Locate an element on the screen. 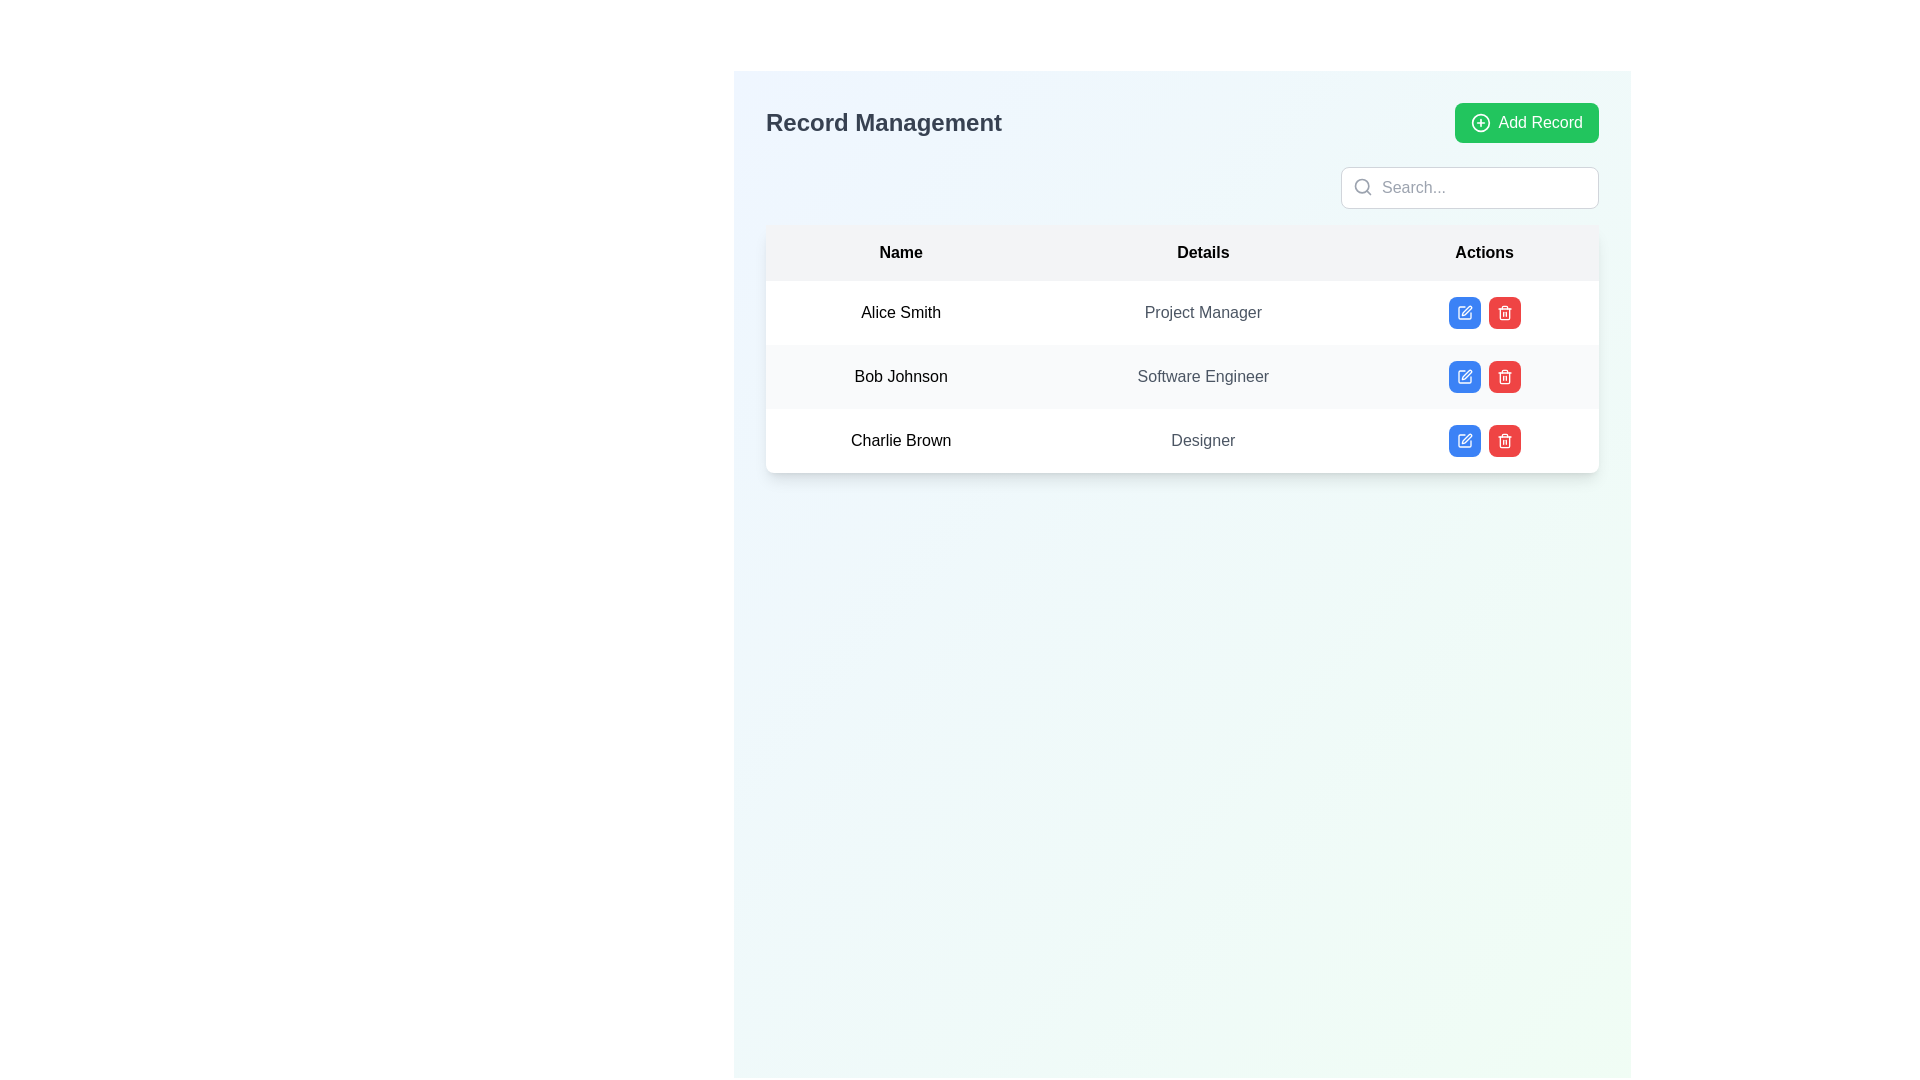  the delete action button with an icon located is located at coordinates (1504, 439).